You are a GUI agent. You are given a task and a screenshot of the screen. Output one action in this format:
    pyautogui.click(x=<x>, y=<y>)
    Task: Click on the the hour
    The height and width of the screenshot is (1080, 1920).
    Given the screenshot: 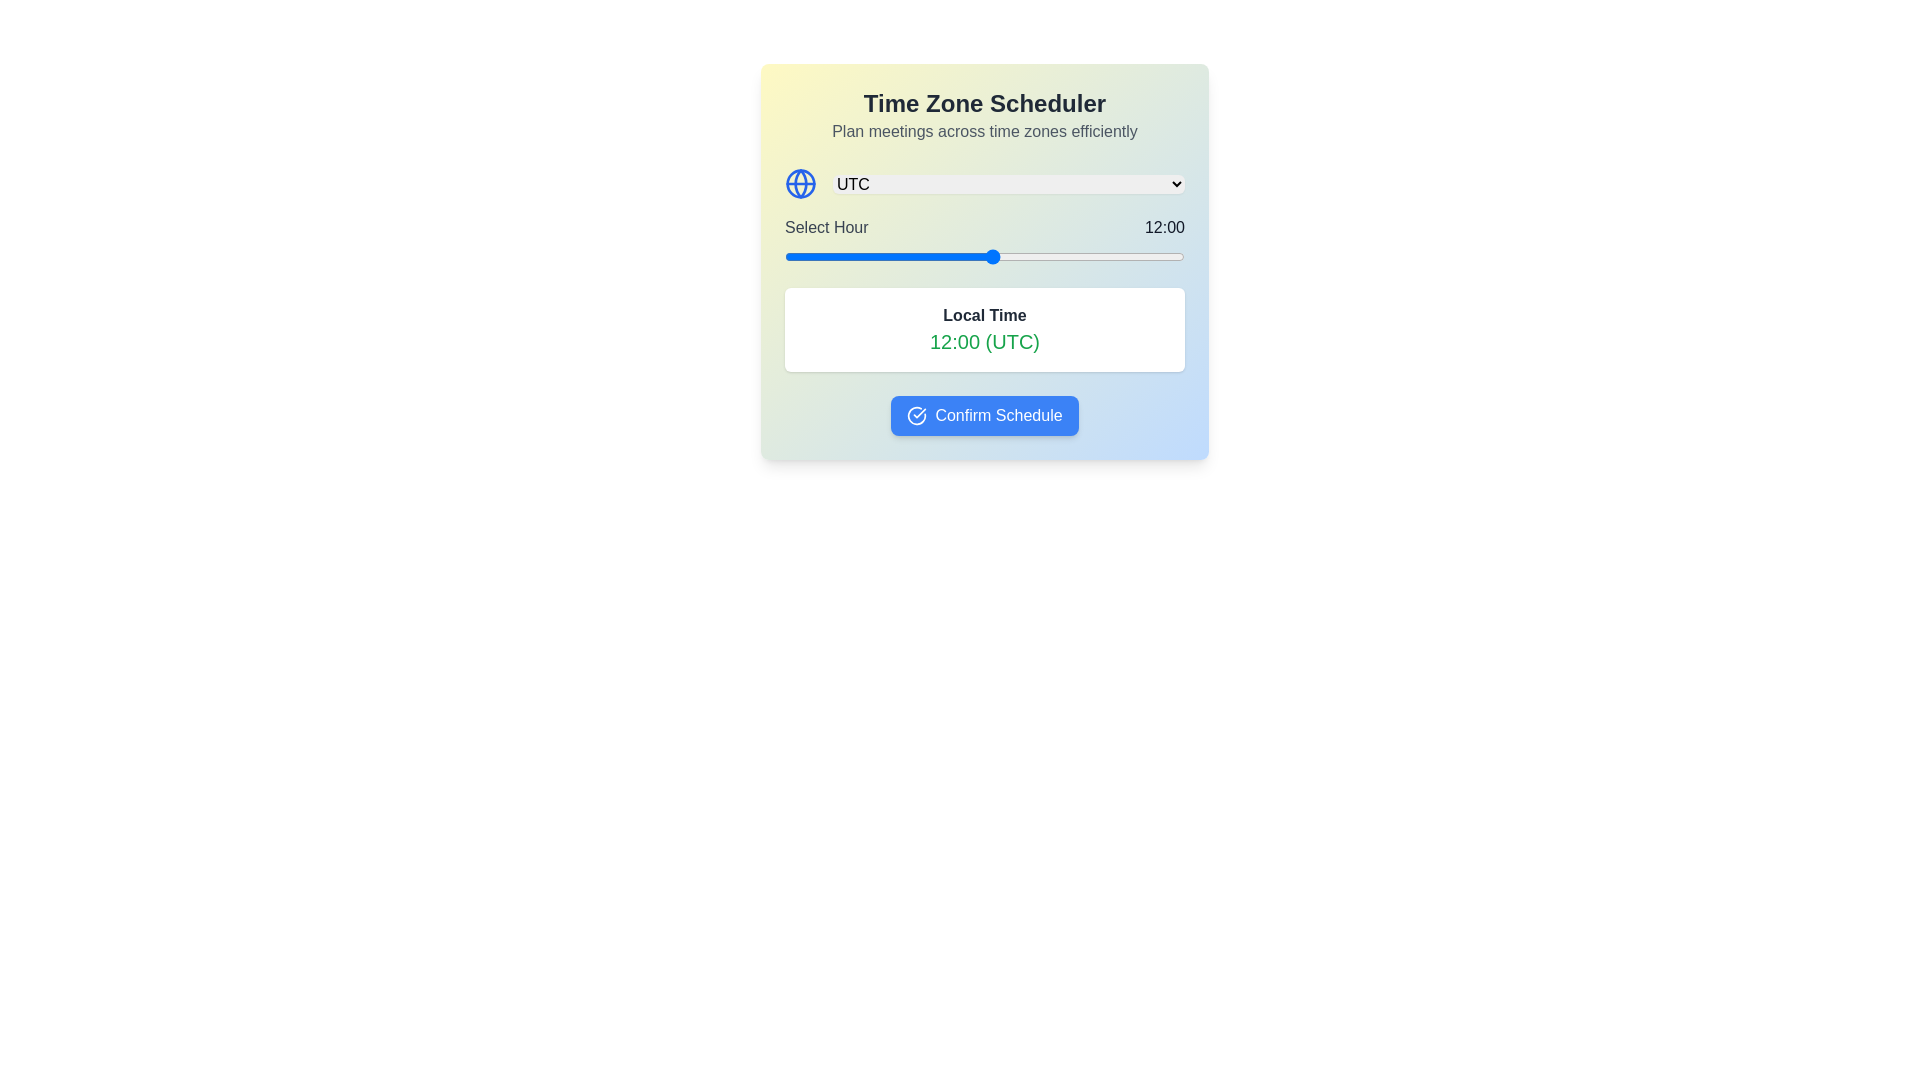 What is the action you would take?
    pyautogui.click(x=819, y=256)
    